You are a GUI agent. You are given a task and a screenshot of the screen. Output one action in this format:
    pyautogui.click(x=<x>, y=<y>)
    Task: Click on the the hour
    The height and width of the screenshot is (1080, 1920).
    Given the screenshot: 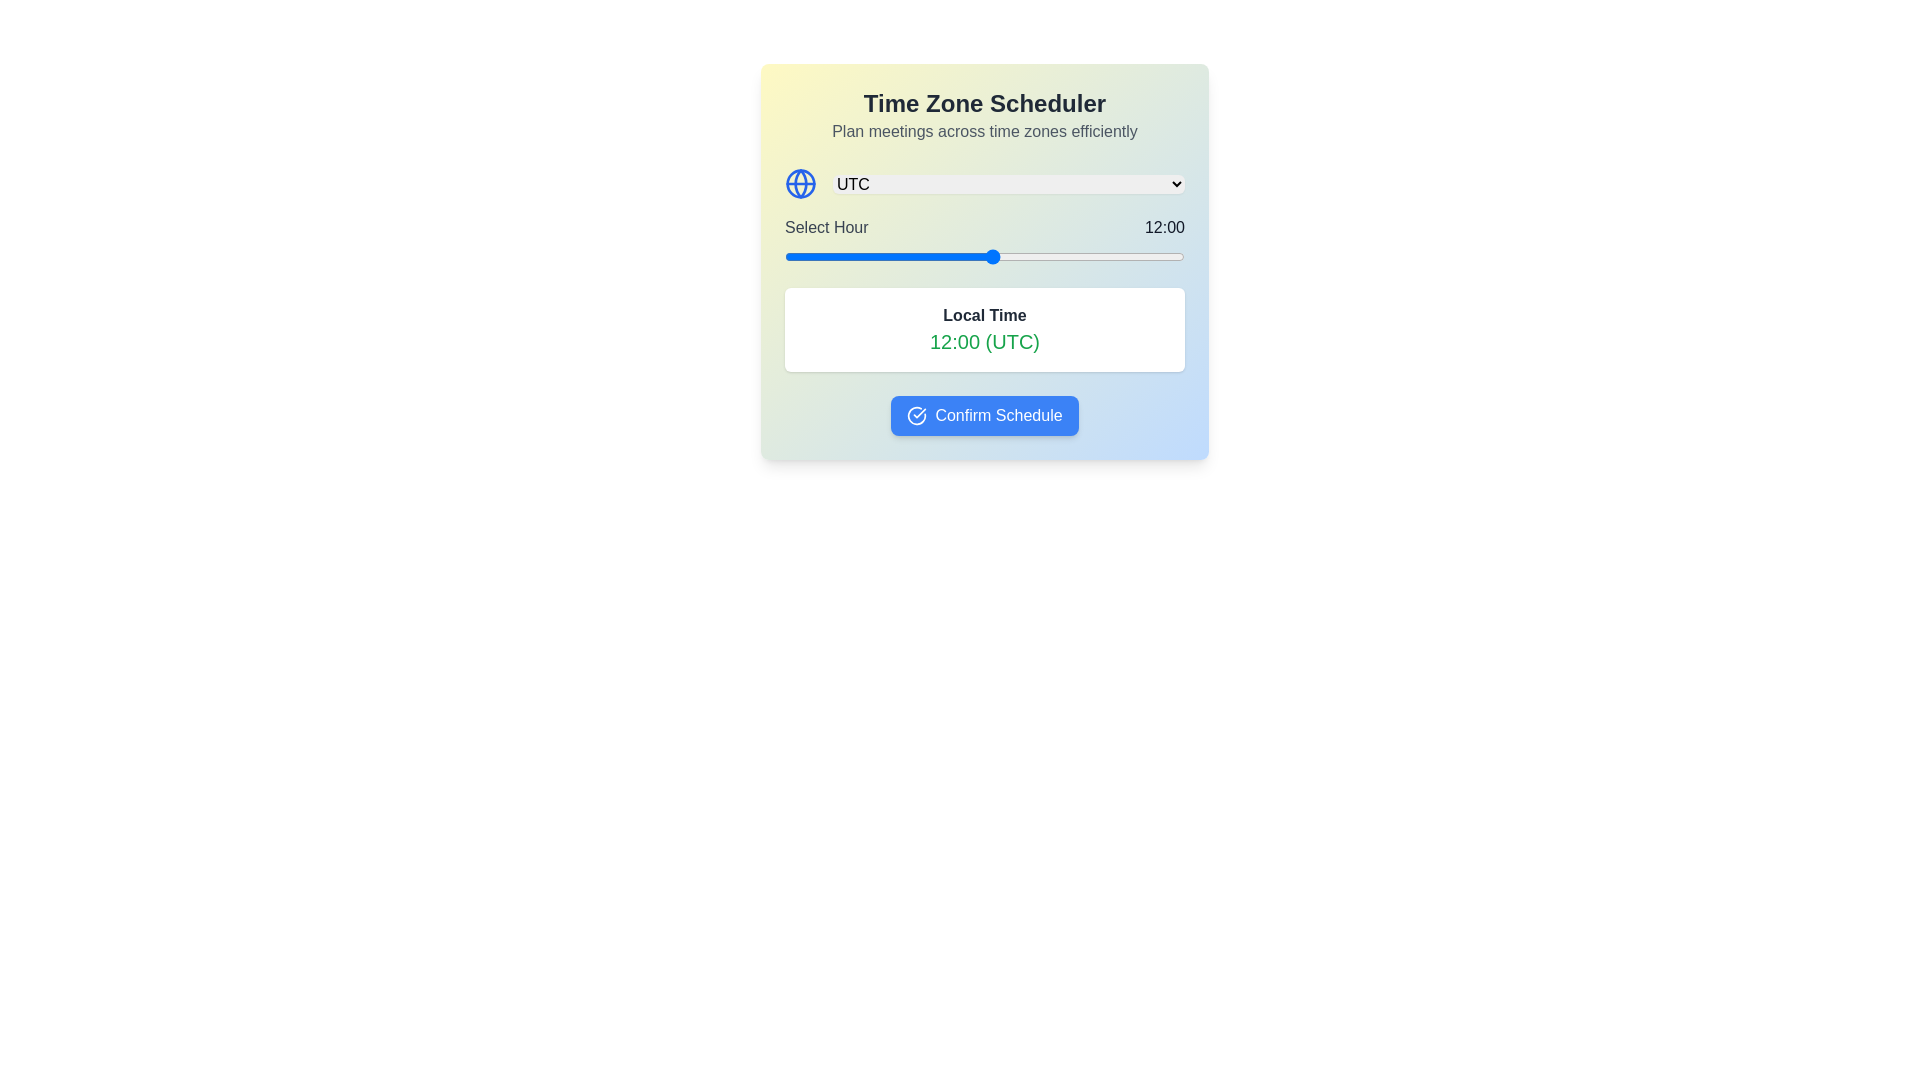 What is the action you would take?
    pyautogui.click(x=819, y=256)
    